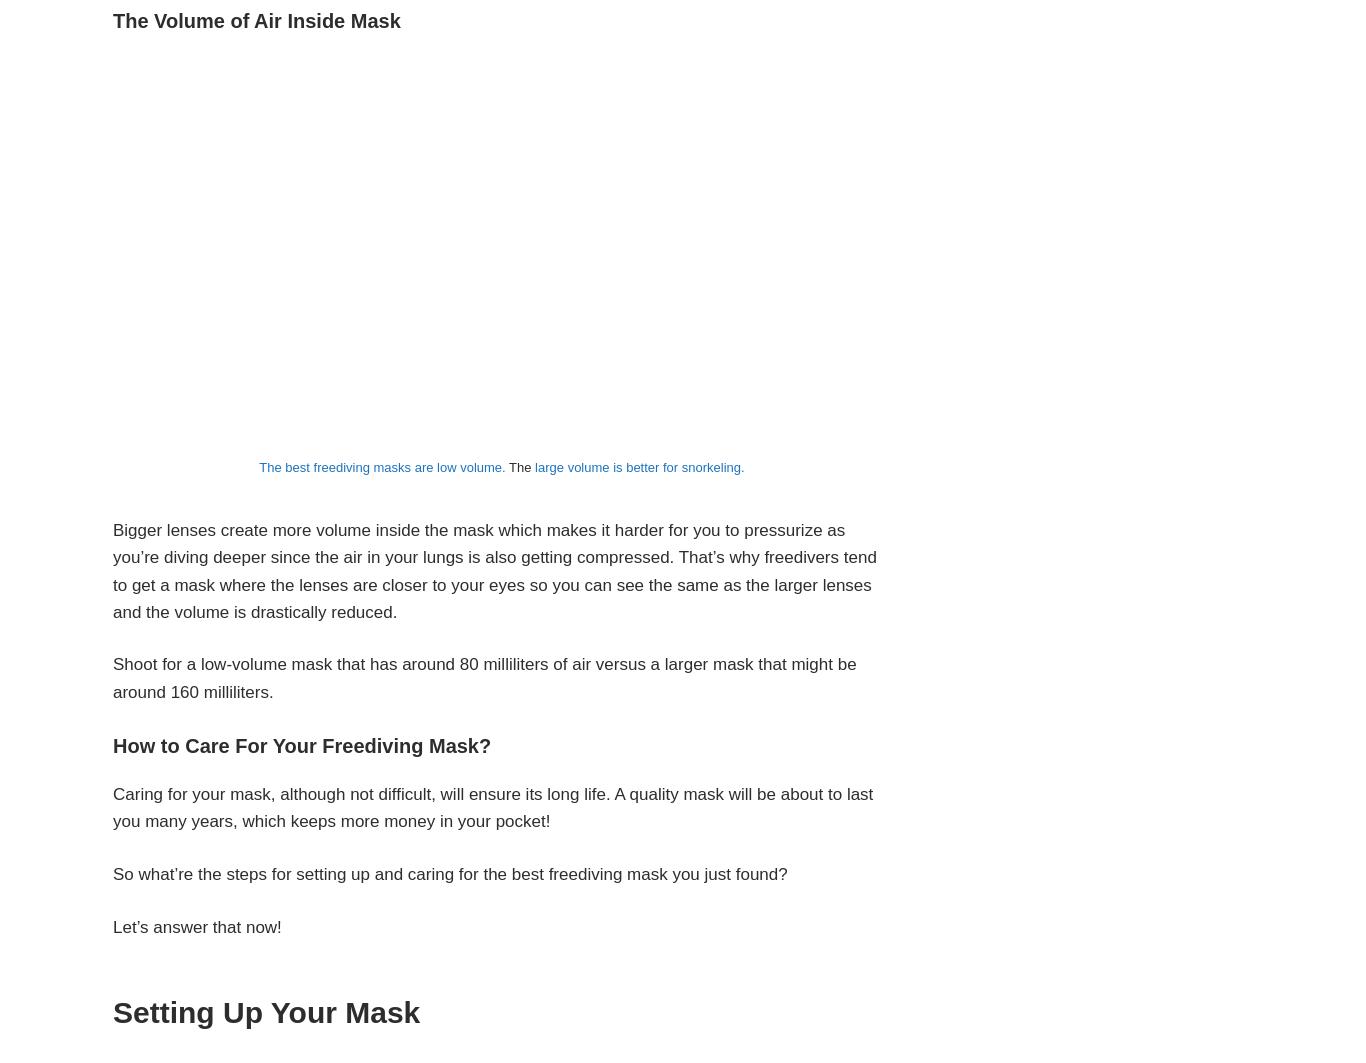 Image resolution: width=1366 pixels, height=1063 pixels. I want to click on 'large volume is better for snorkeling.', so click(530, 466).